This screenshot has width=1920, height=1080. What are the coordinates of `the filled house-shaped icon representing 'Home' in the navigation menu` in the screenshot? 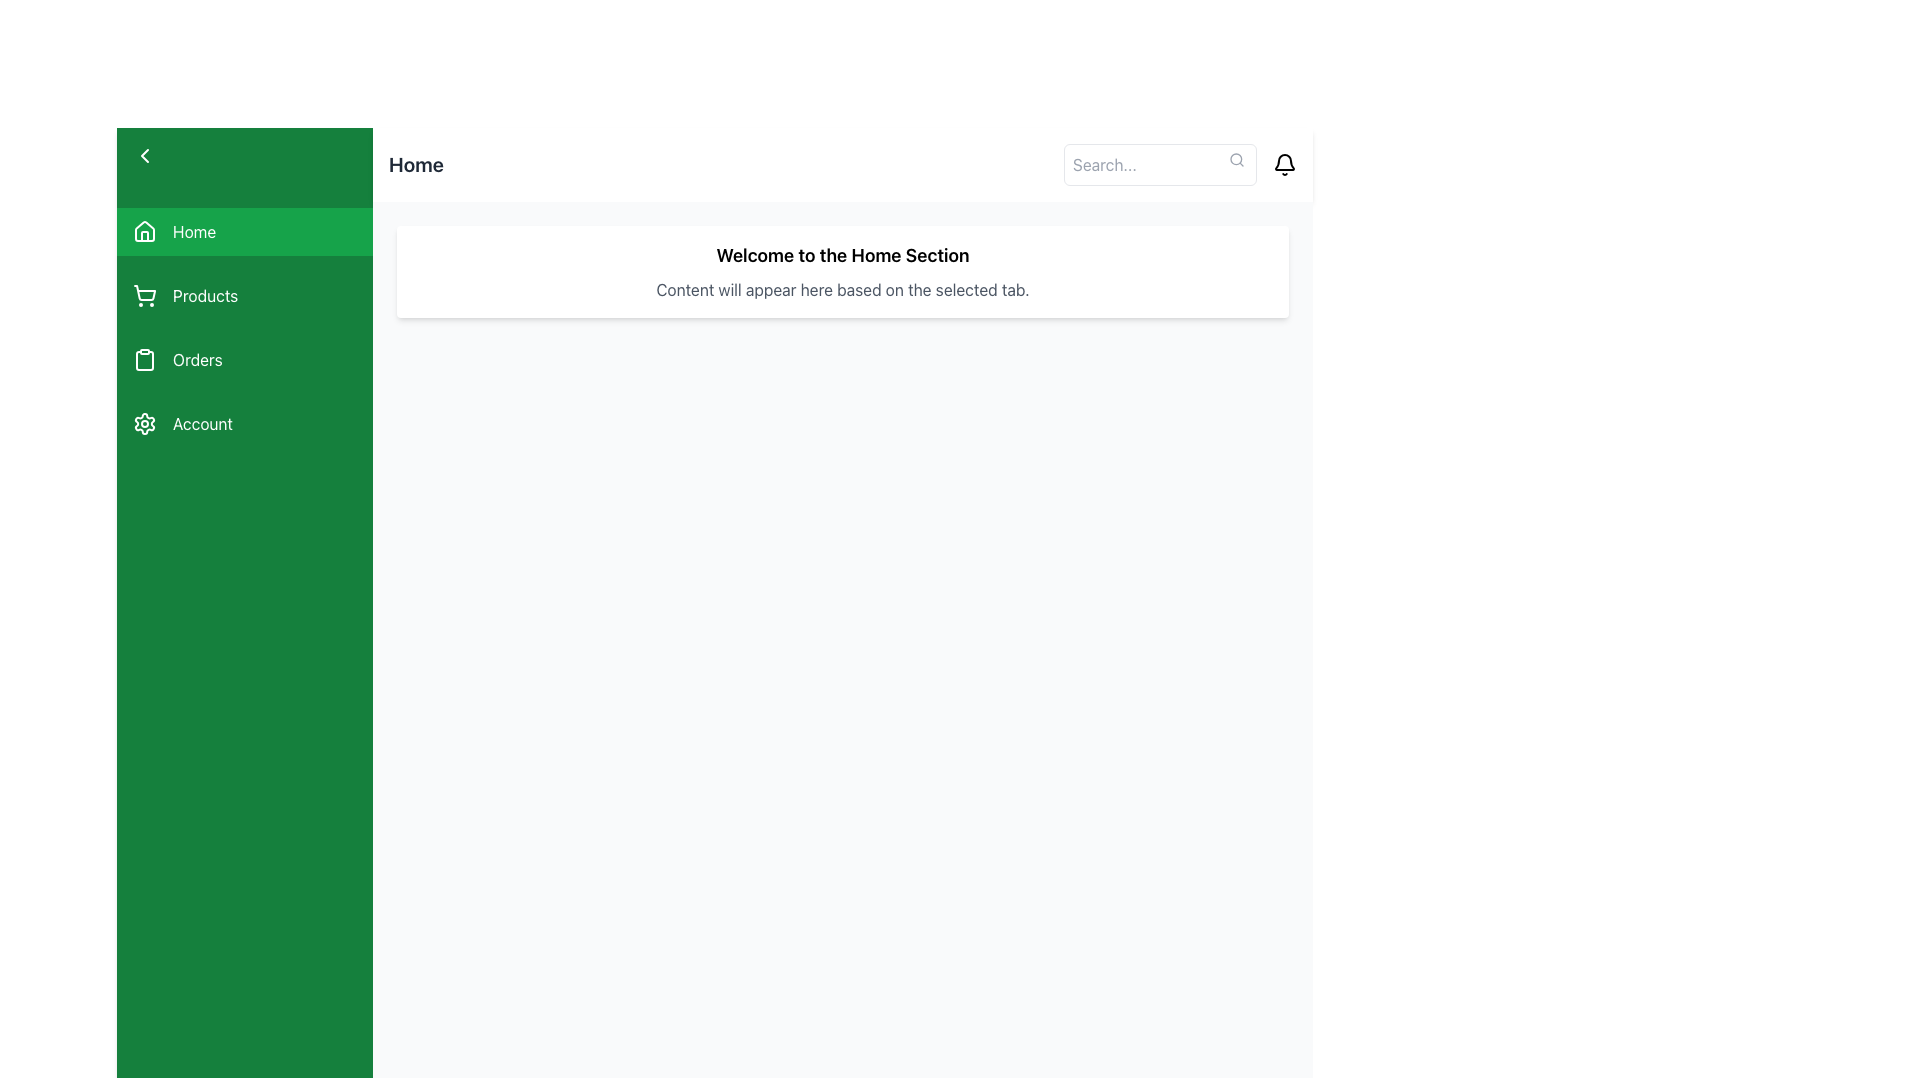 It's located at (143, 230).